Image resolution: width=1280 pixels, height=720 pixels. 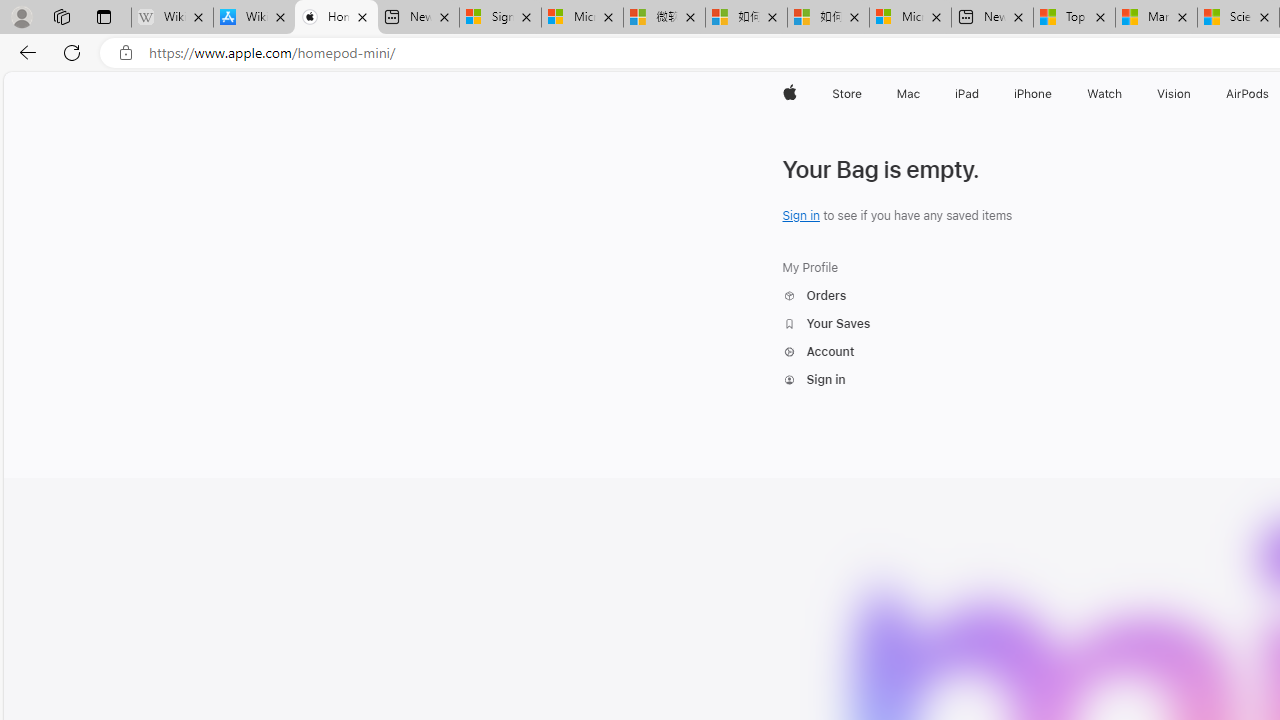 I want to click on 'Watch menu', so click(x=1126, y=93).